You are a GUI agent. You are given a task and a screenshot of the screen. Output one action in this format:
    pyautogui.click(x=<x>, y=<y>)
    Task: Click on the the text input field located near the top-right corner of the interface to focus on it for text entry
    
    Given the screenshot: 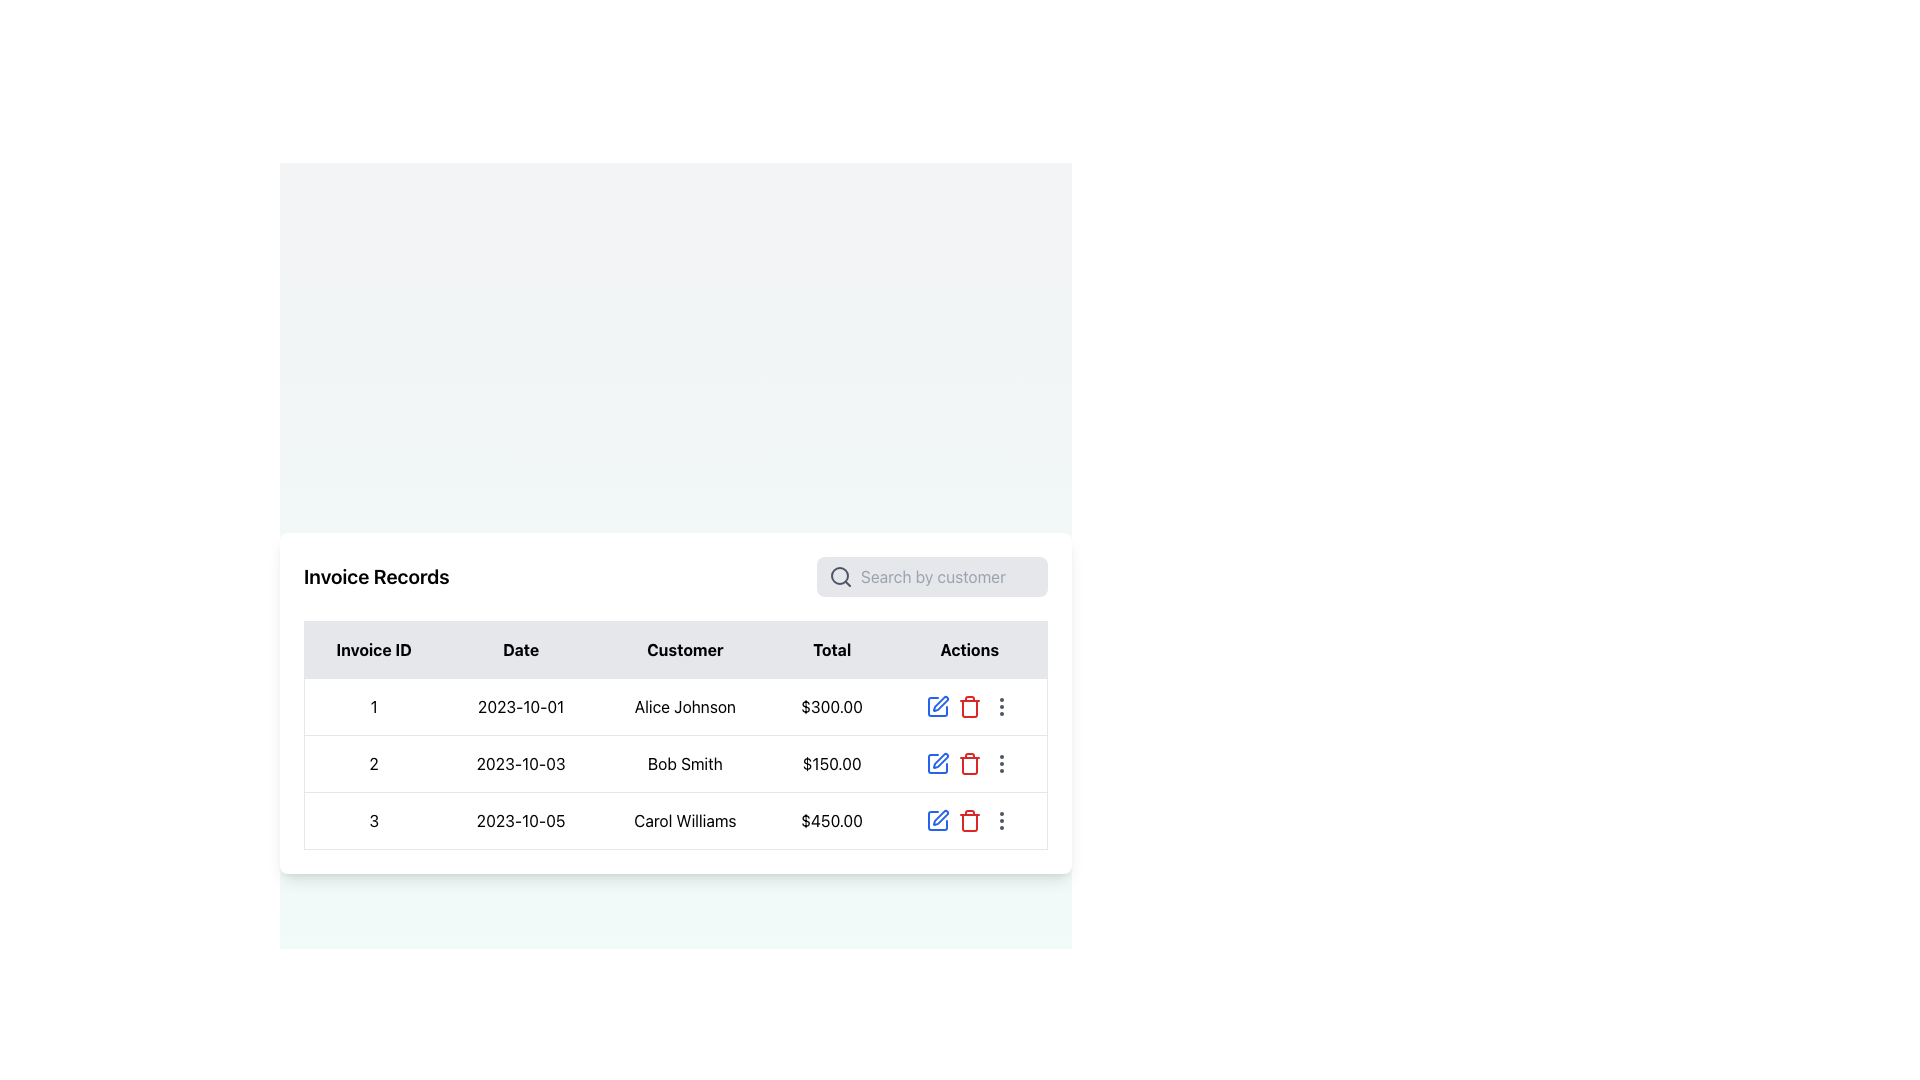 What is the action you would take?
    pyautogui.click(x=947, y=576)
    